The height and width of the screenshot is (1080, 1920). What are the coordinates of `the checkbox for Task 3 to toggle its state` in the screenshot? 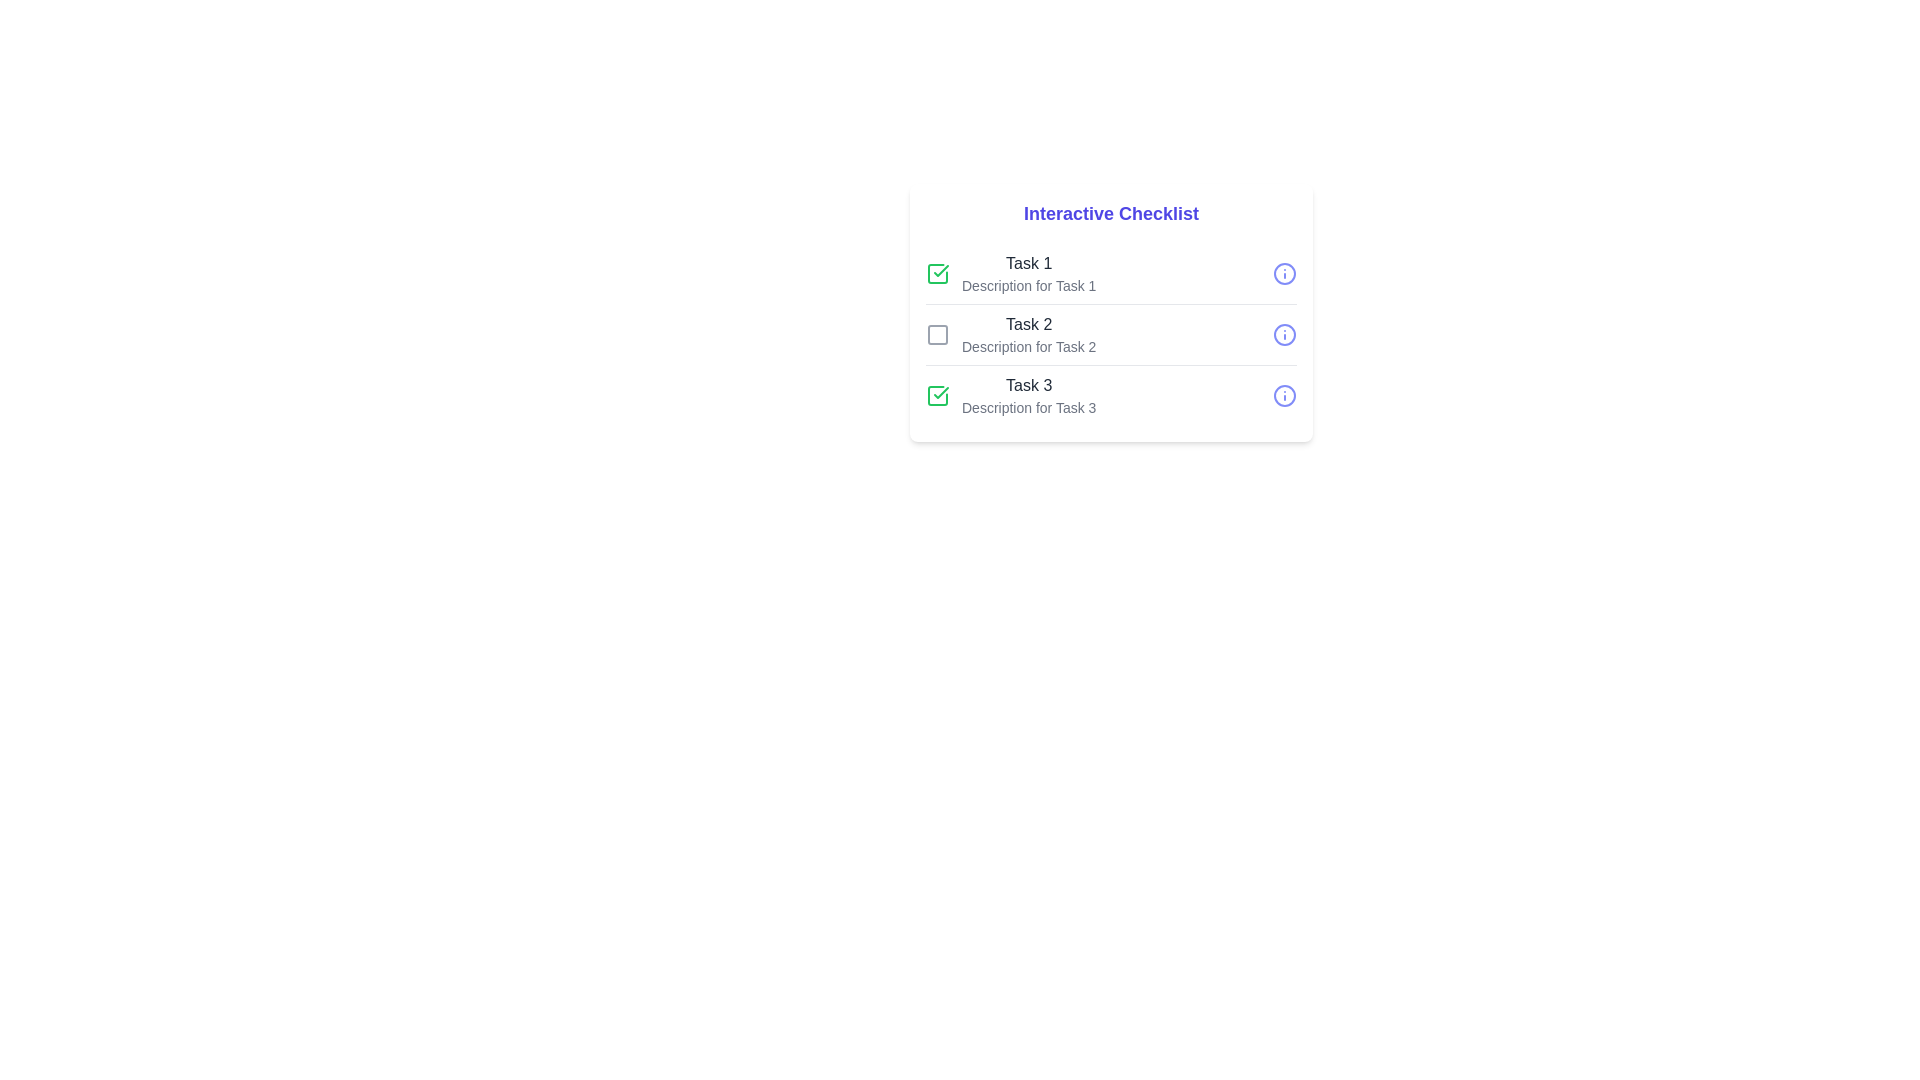 It's located at (936, 396).